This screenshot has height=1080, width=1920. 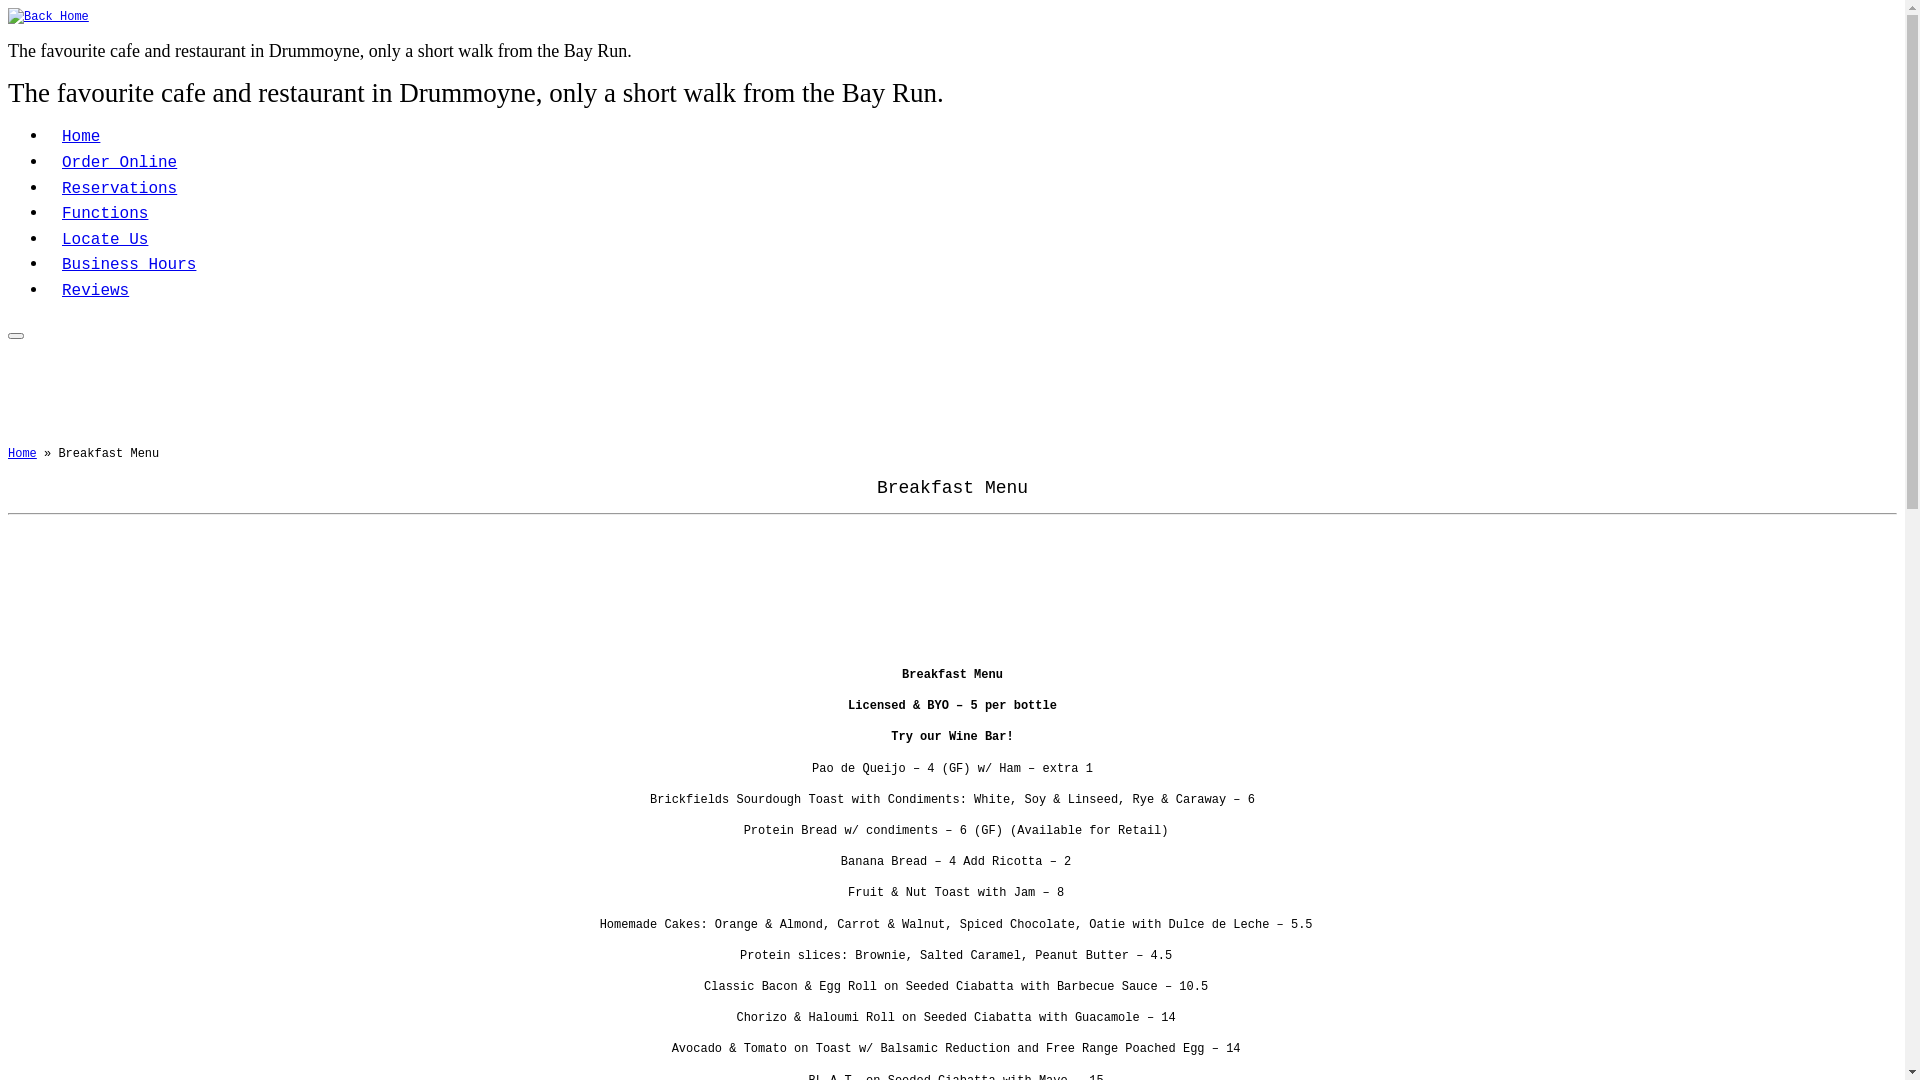 I want to click on 'Reviews', so click(x=48, y=290).